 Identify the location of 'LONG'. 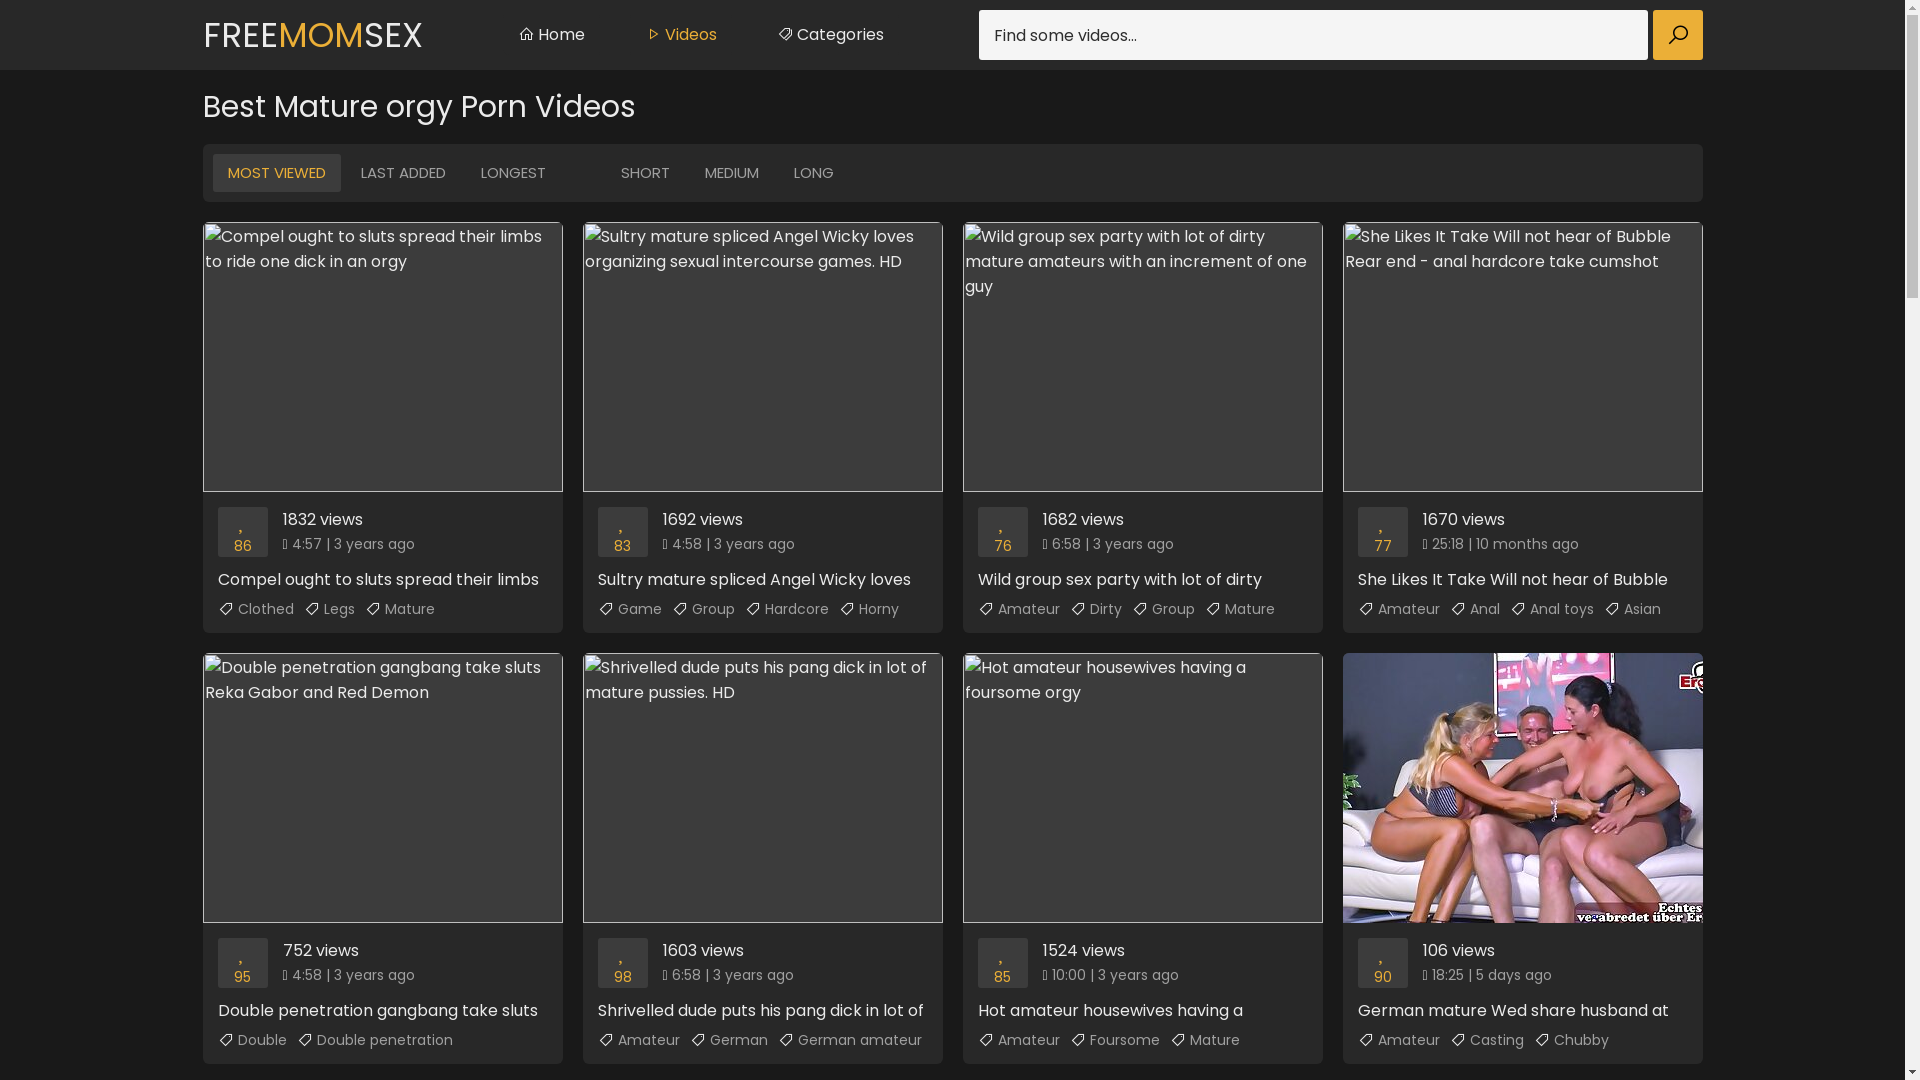
(812, 172).